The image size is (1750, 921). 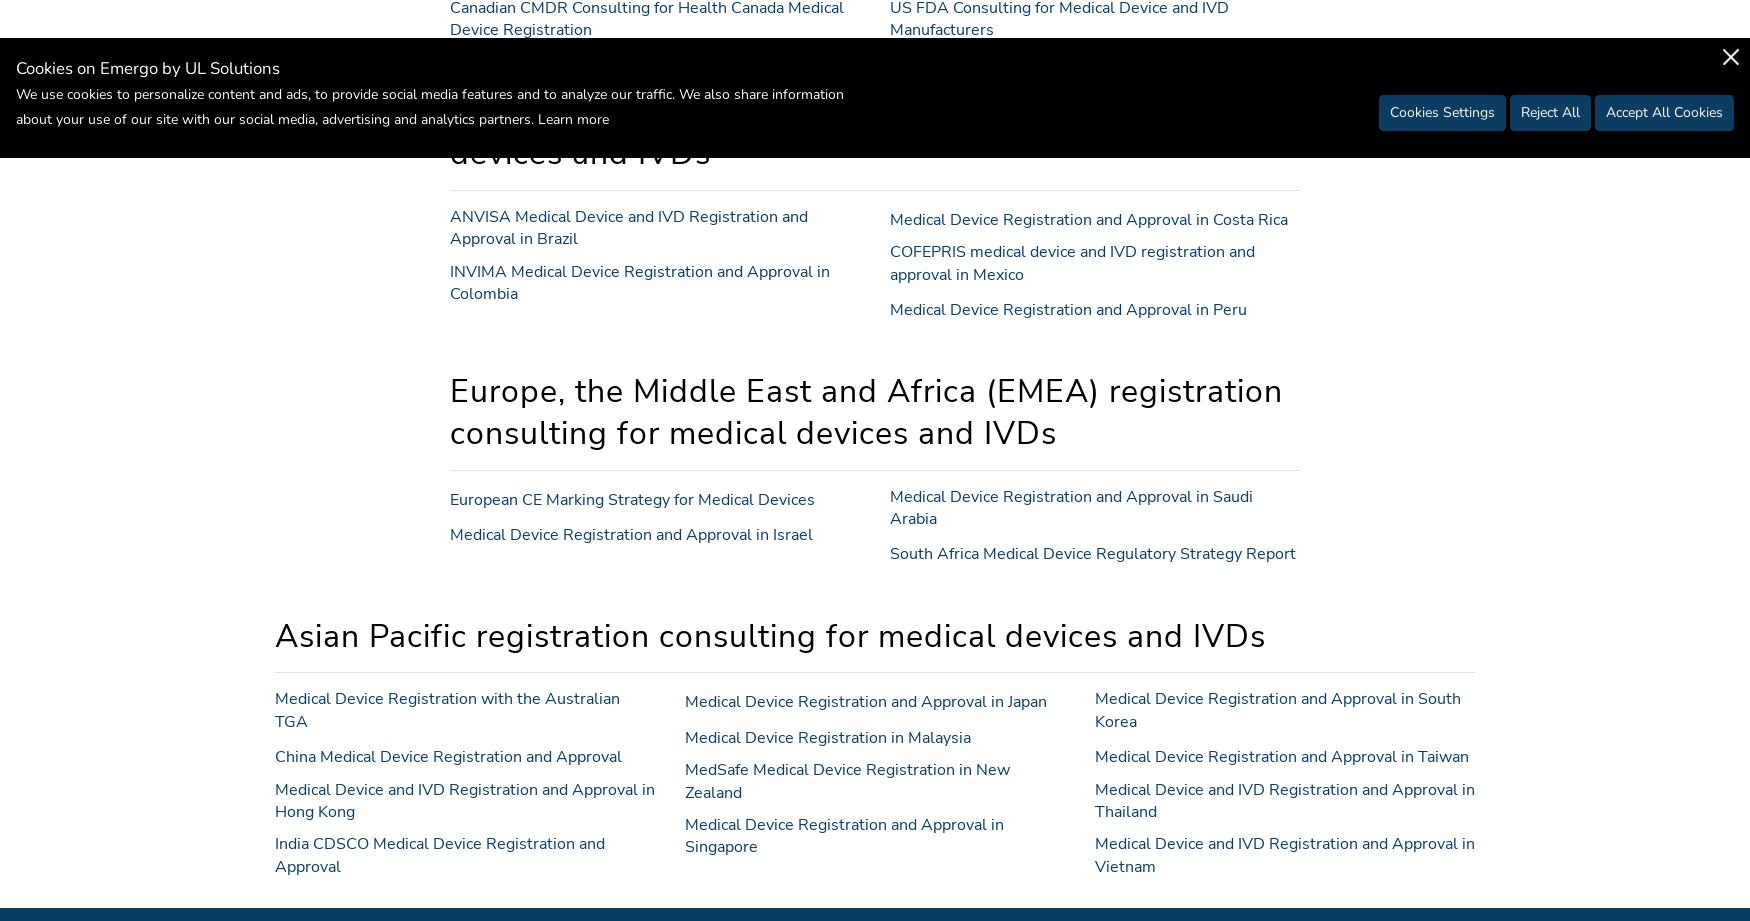 I want to click on 'China Medical Device Registration and Approval', so click(x=448, y=756).